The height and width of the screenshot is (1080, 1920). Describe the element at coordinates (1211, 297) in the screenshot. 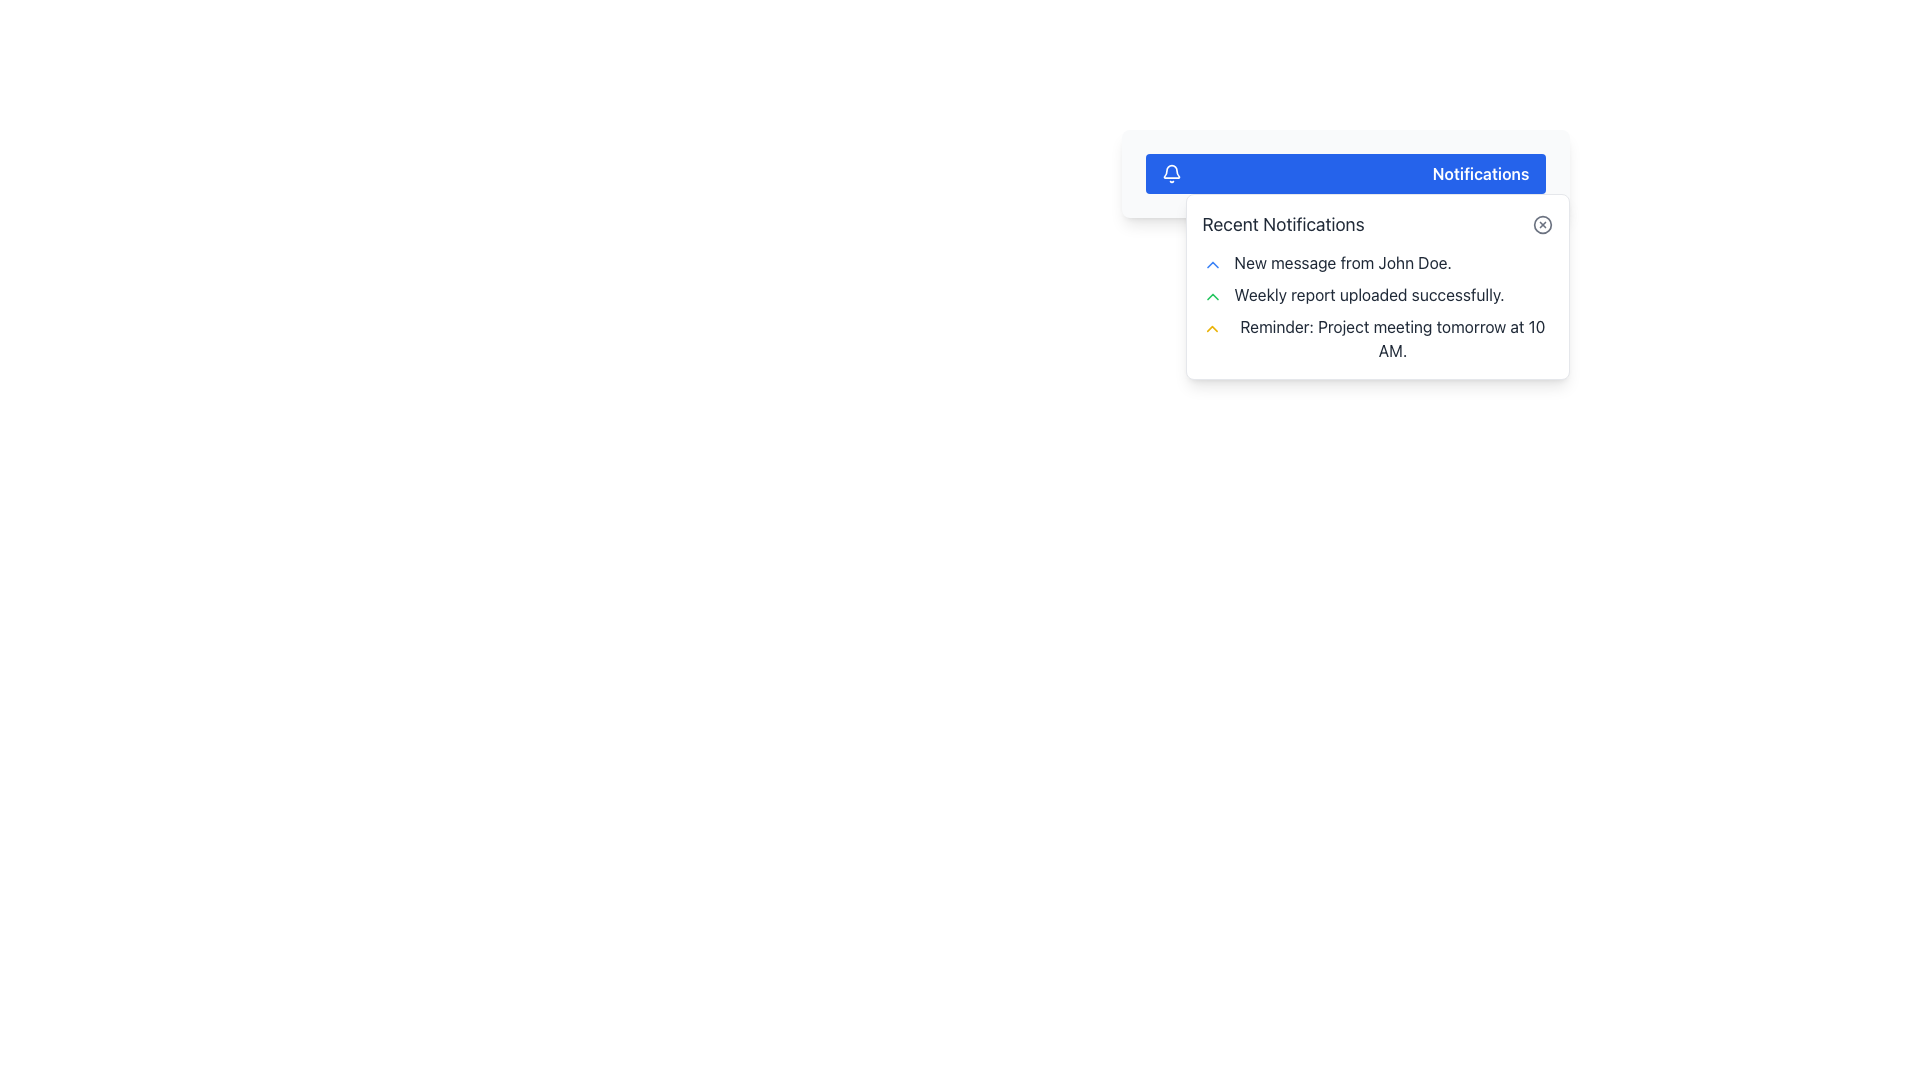

I see `the icon positioned in the middle section of the notification list, just to the left of the text 'Weekly report uploaded successfully.'` at that location.